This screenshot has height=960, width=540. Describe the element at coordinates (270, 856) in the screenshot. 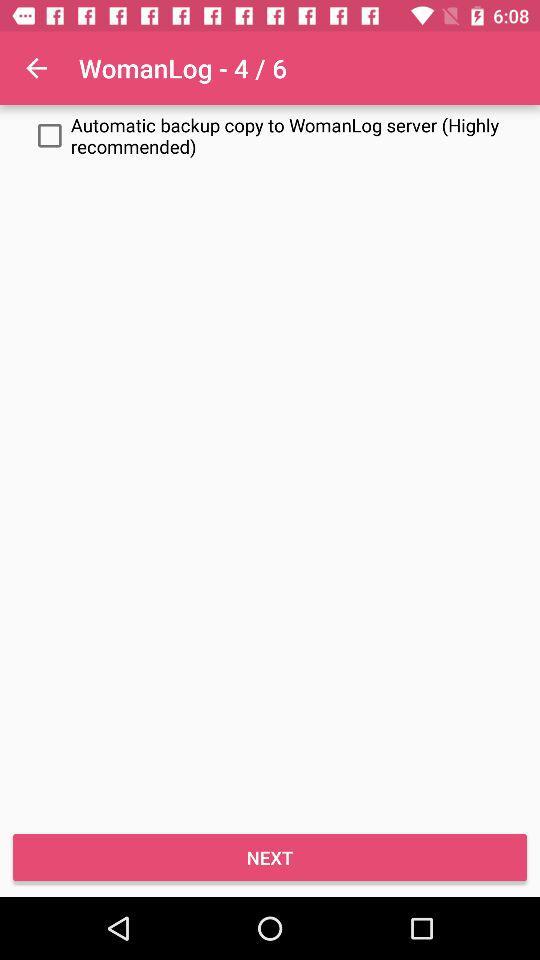

I see `next` at that location.